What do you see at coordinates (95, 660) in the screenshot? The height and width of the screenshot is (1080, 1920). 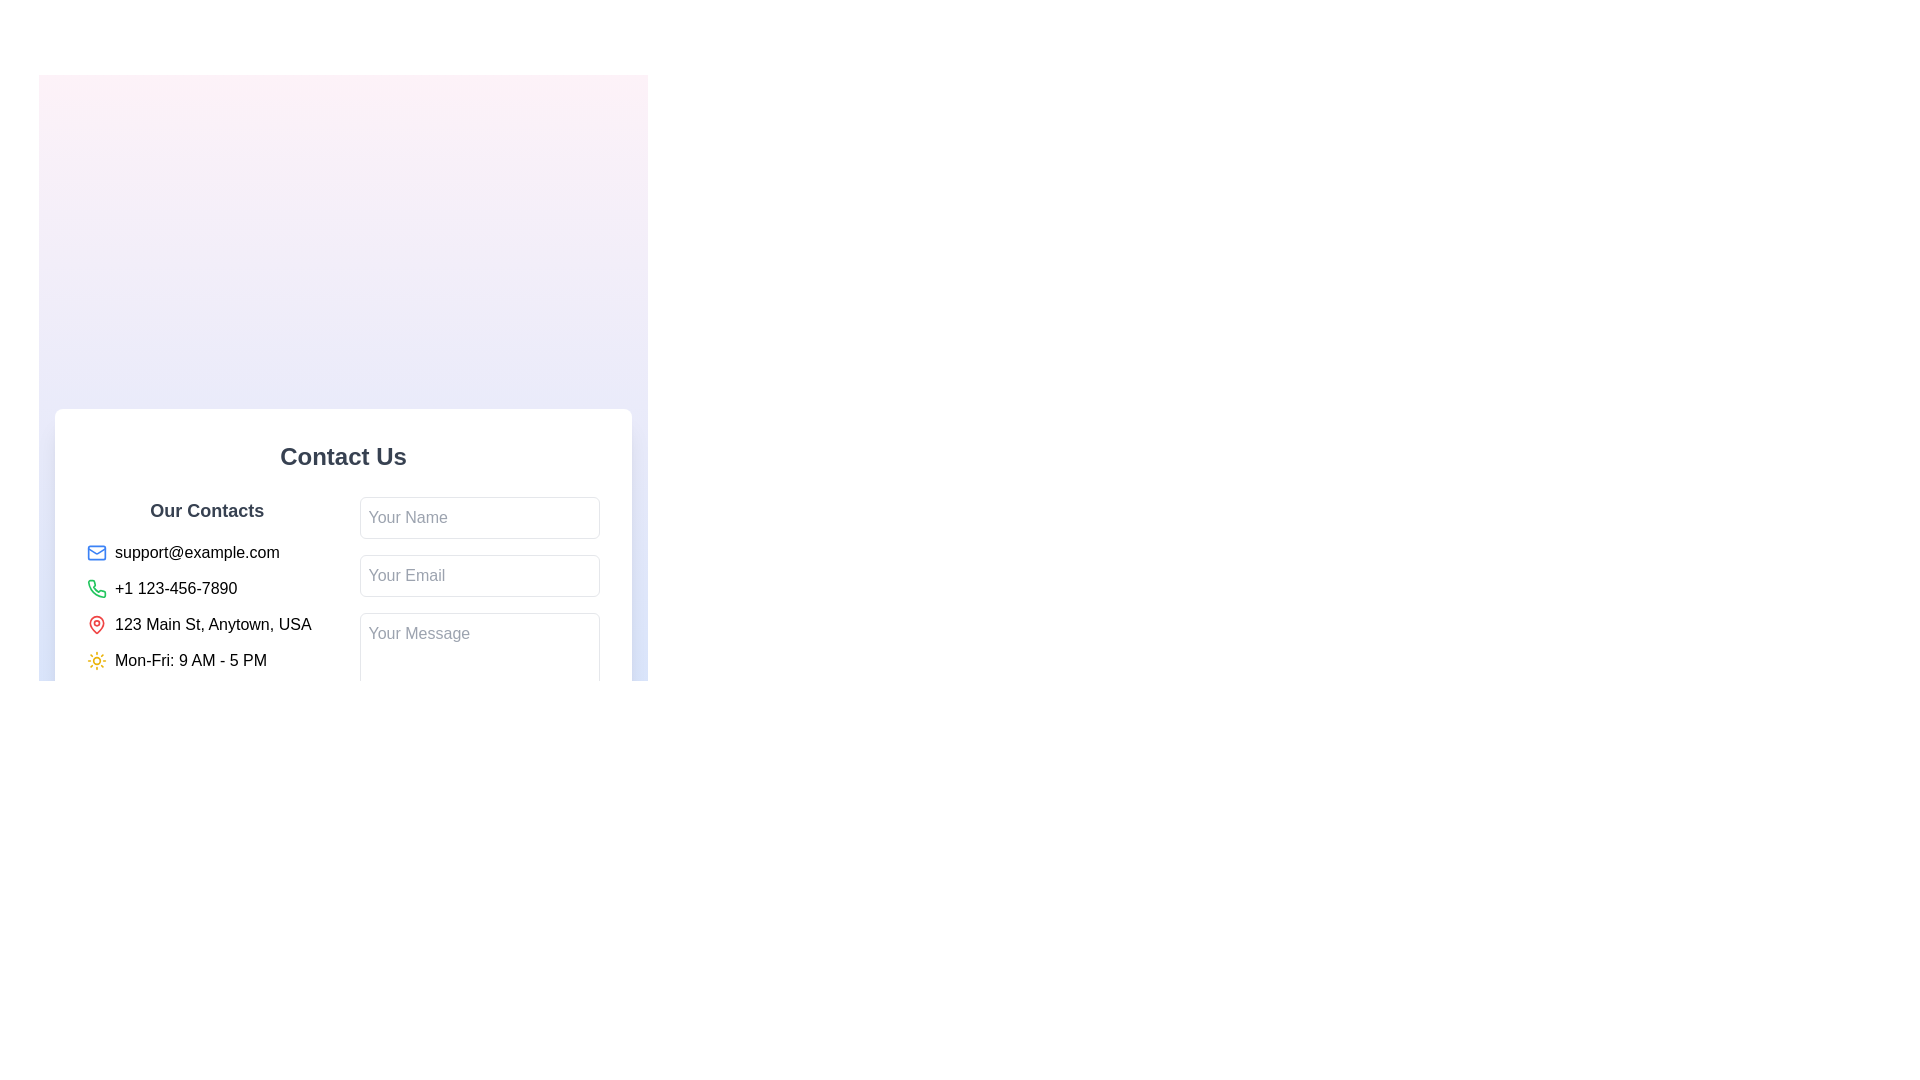 I see `assistive technology` at bounding box center [95, 660].